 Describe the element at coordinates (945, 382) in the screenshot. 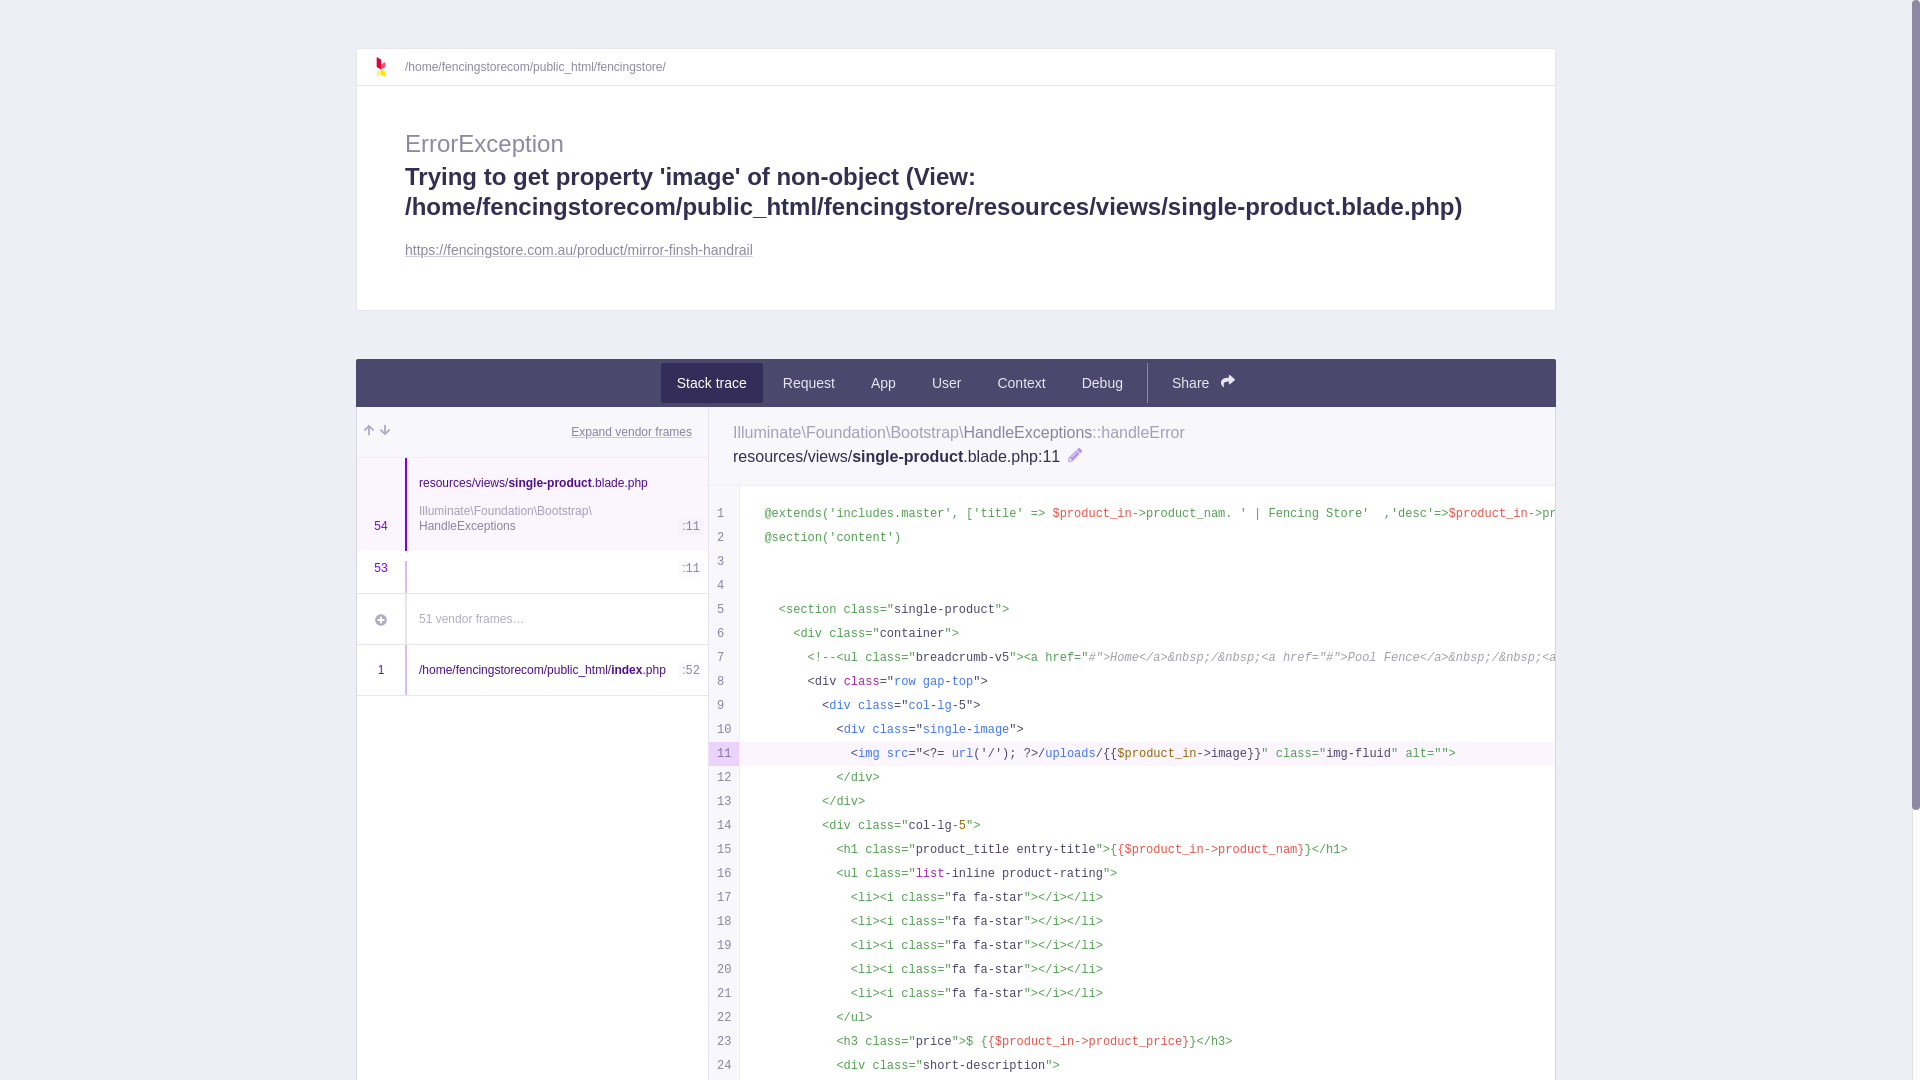

I see `'User'` at that location.